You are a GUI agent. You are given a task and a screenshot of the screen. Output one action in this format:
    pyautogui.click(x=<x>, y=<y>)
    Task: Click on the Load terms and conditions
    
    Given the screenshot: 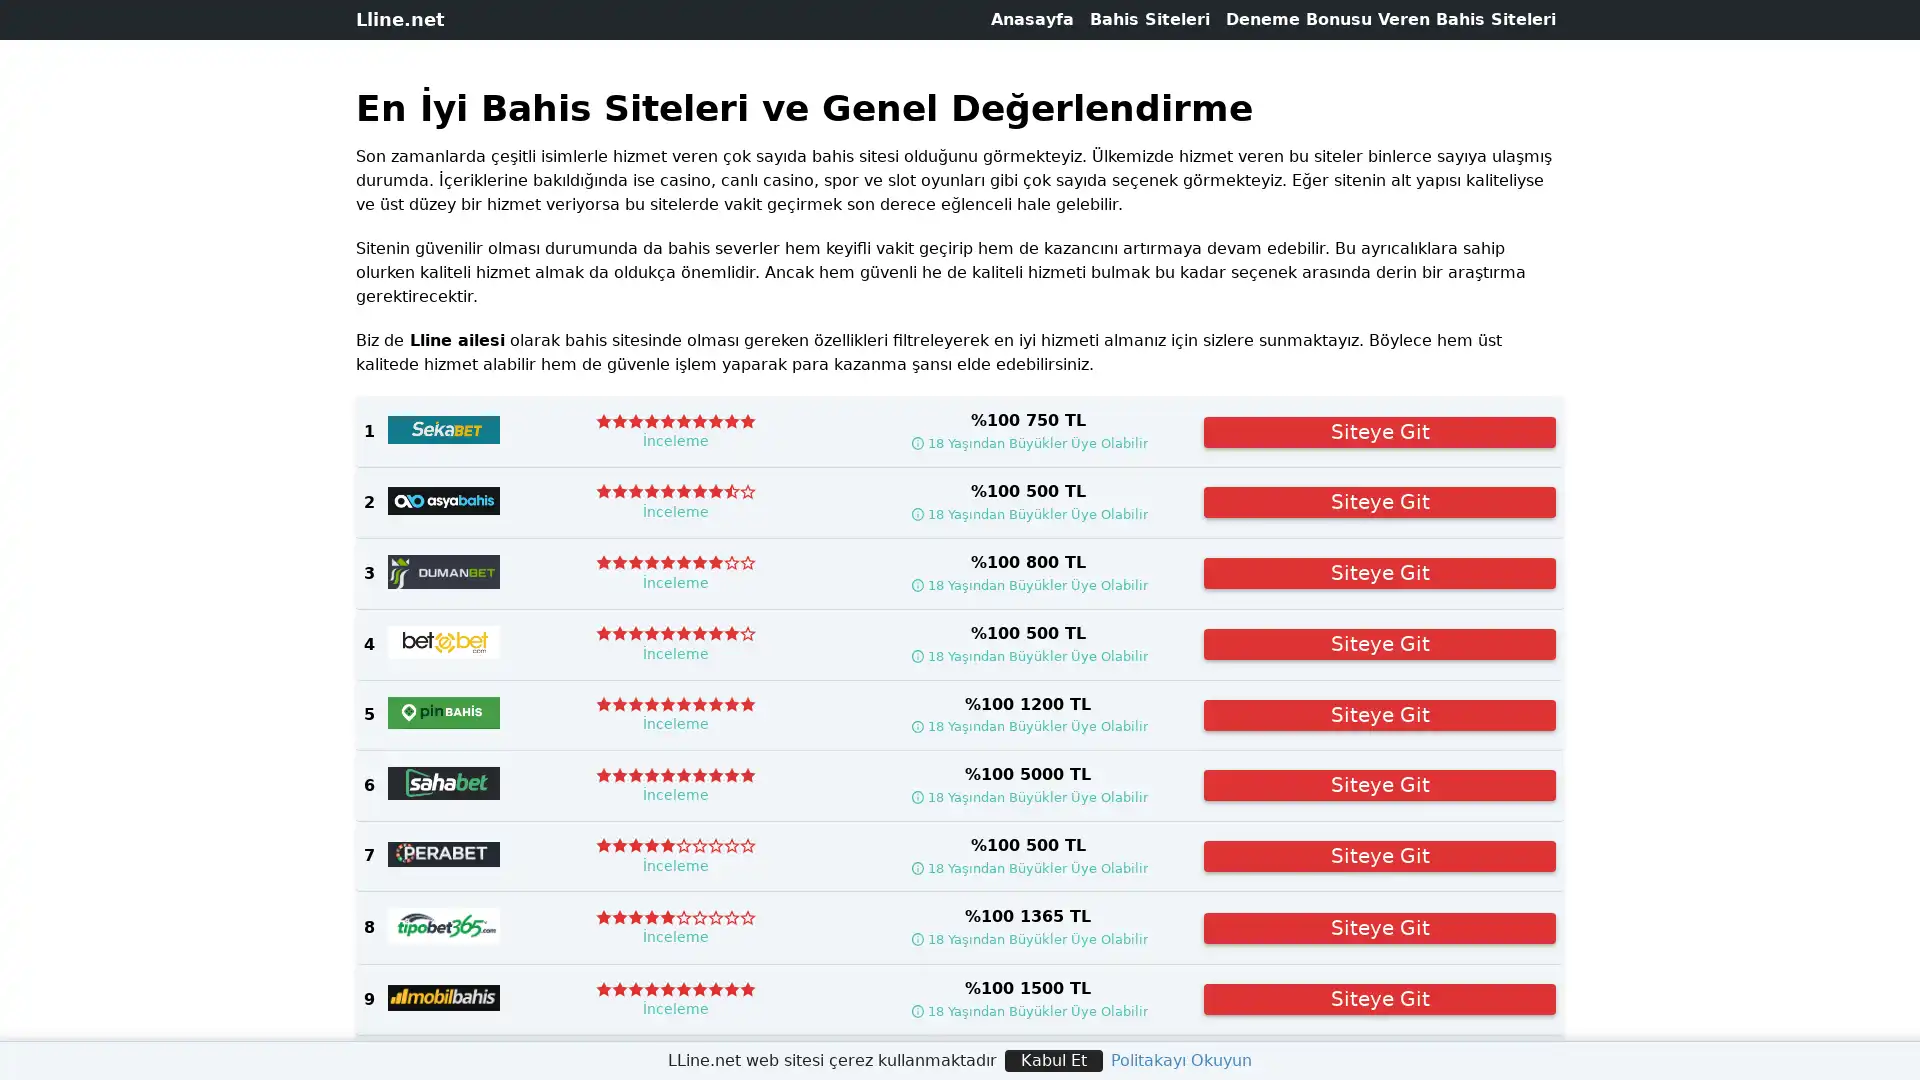 What is the action you would take?
    pyautogui.click(x=1027, y=1010)
    